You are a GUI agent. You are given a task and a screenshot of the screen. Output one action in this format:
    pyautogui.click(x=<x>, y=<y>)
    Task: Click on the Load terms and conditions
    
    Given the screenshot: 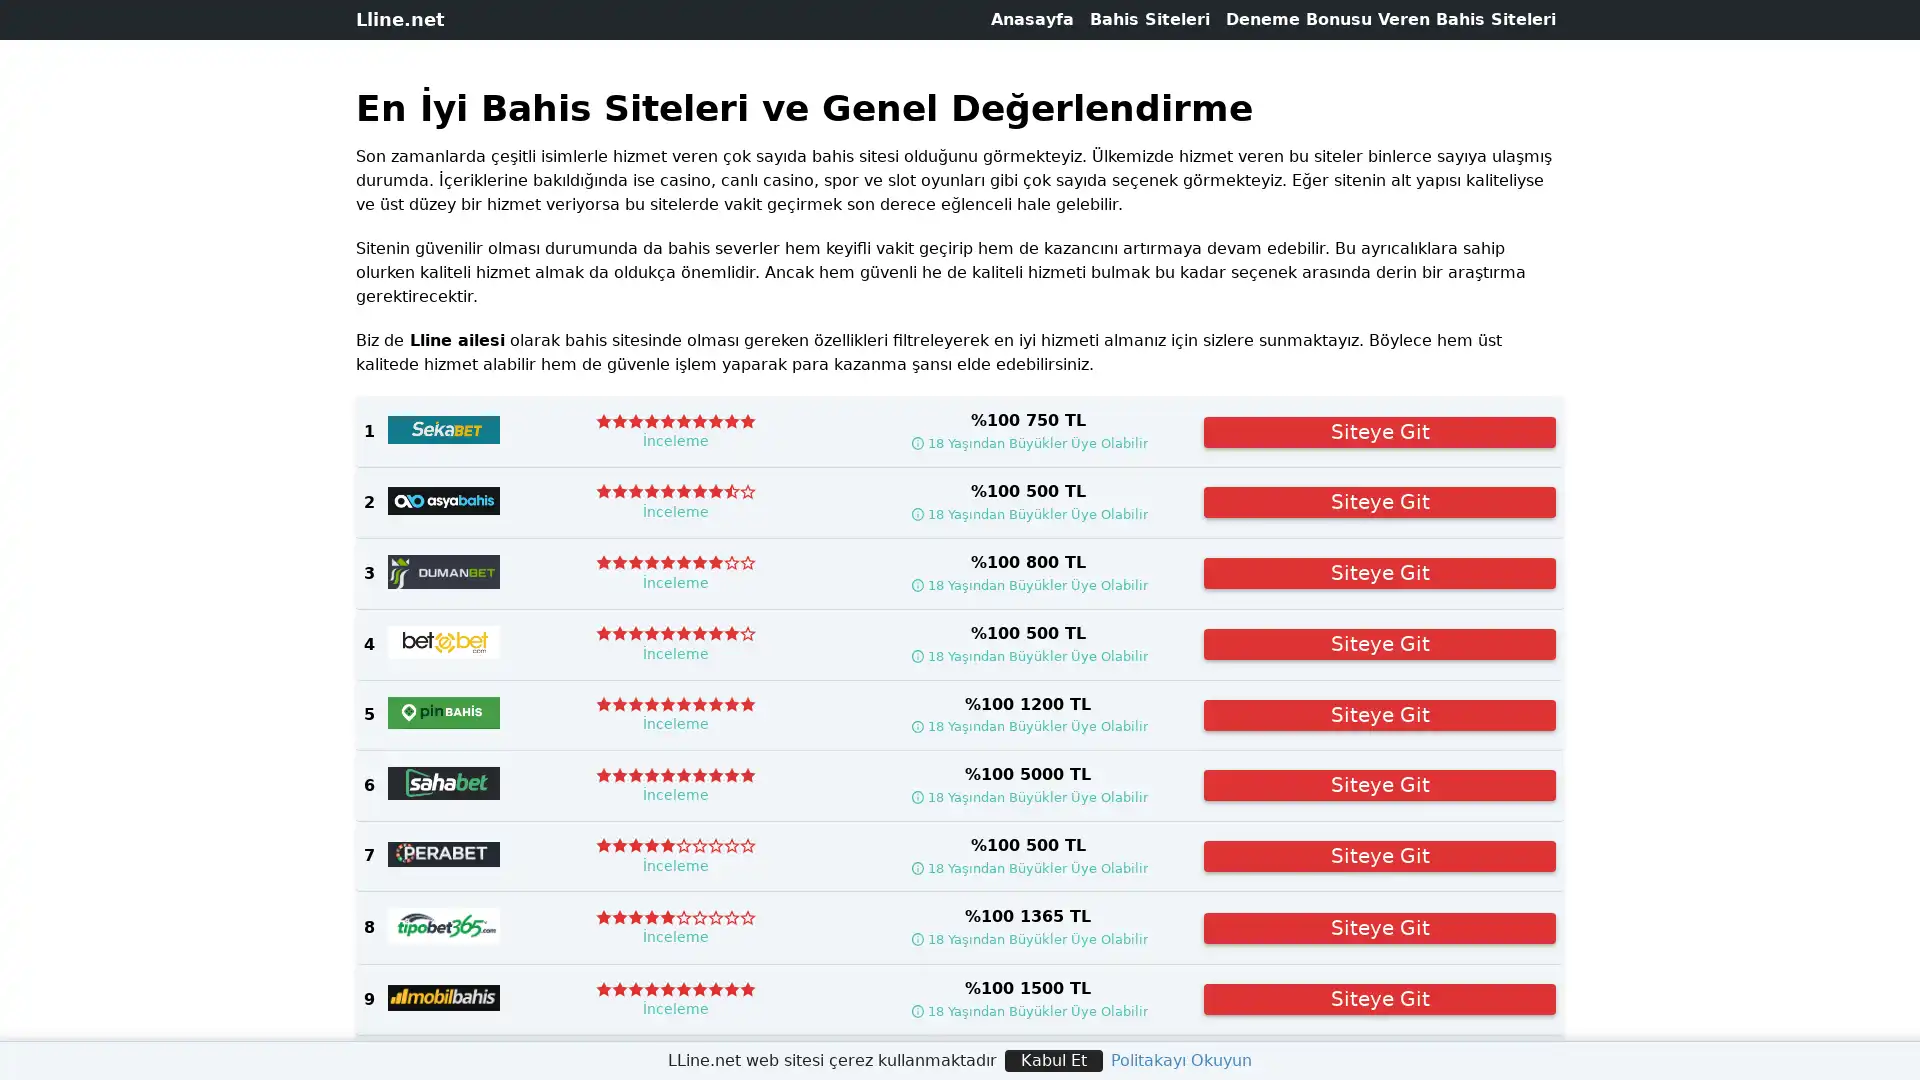 What is the action you would take?
    pyautogui.click(x=1027, y=1010)
    